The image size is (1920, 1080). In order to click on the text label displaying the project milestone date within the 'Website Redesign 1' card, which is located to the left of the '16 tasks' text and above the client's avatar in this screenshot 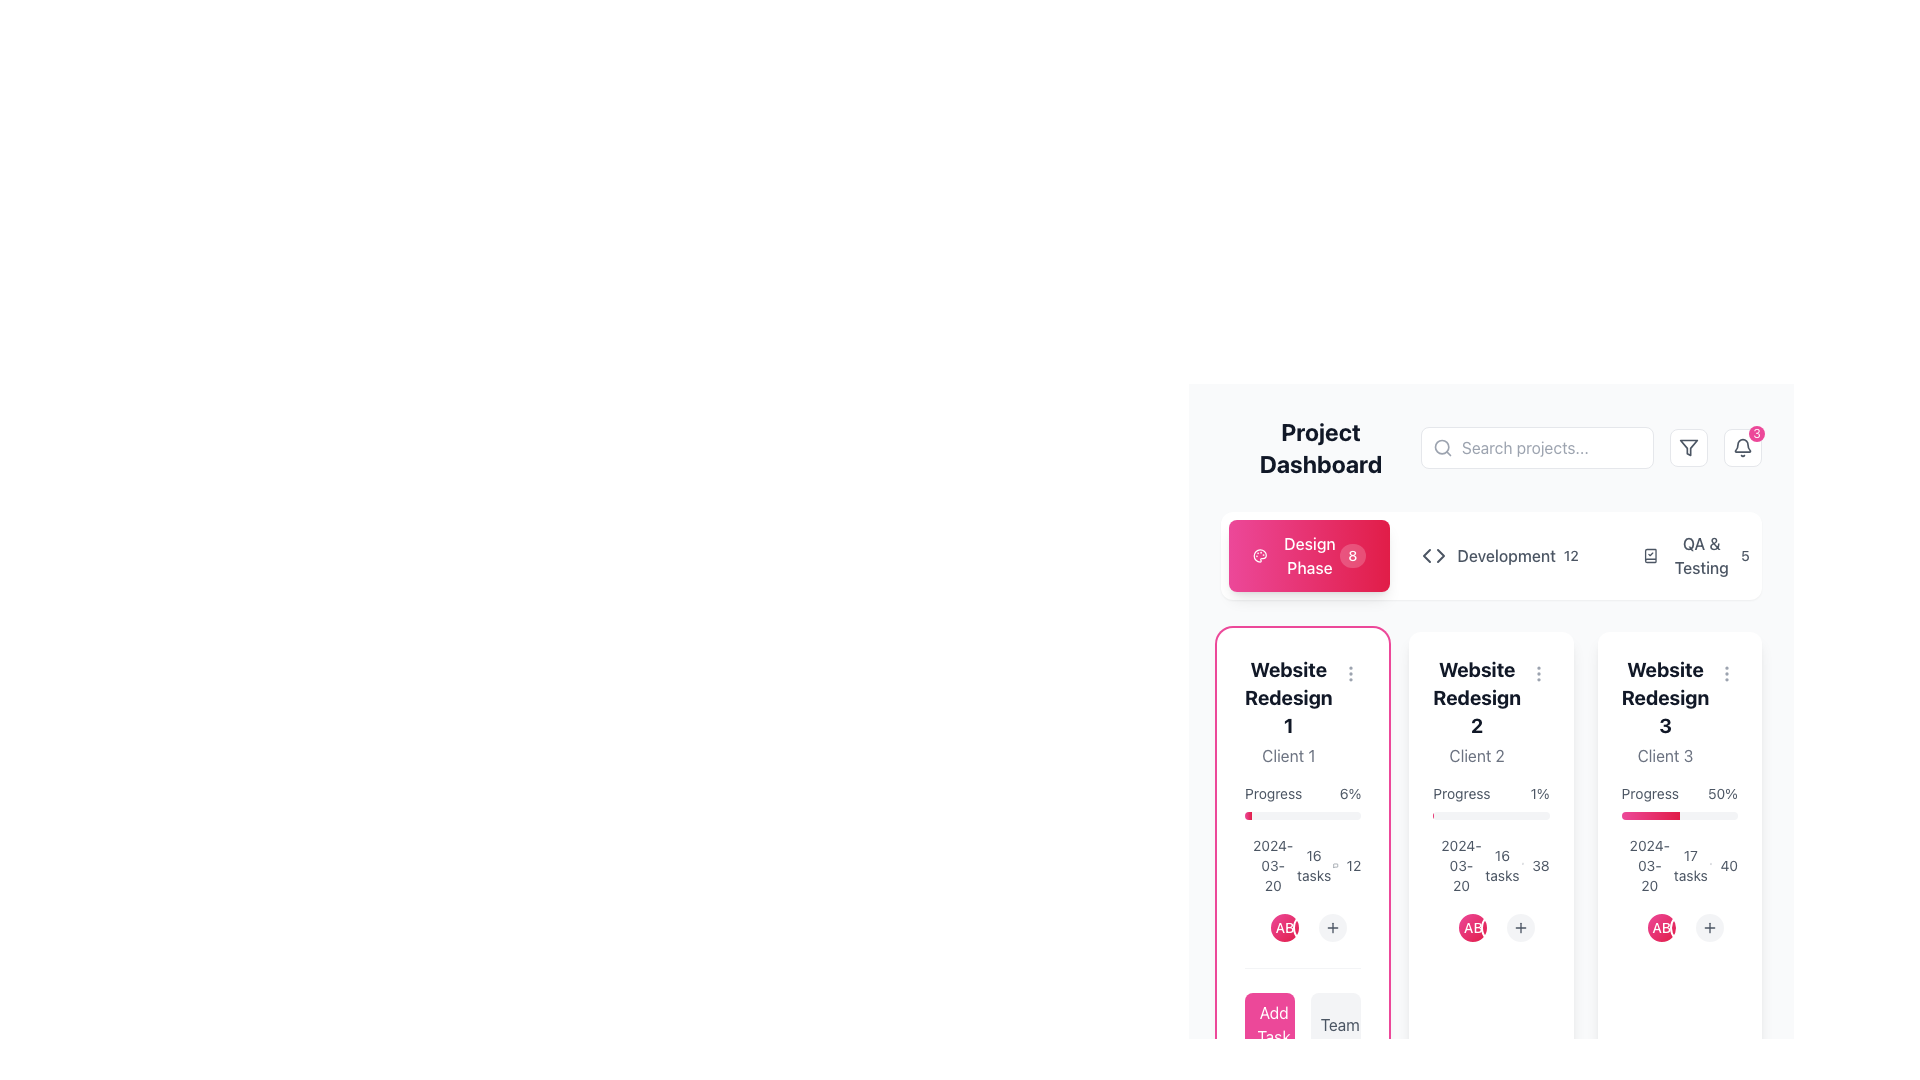, I will do `click(1258, 865)`.